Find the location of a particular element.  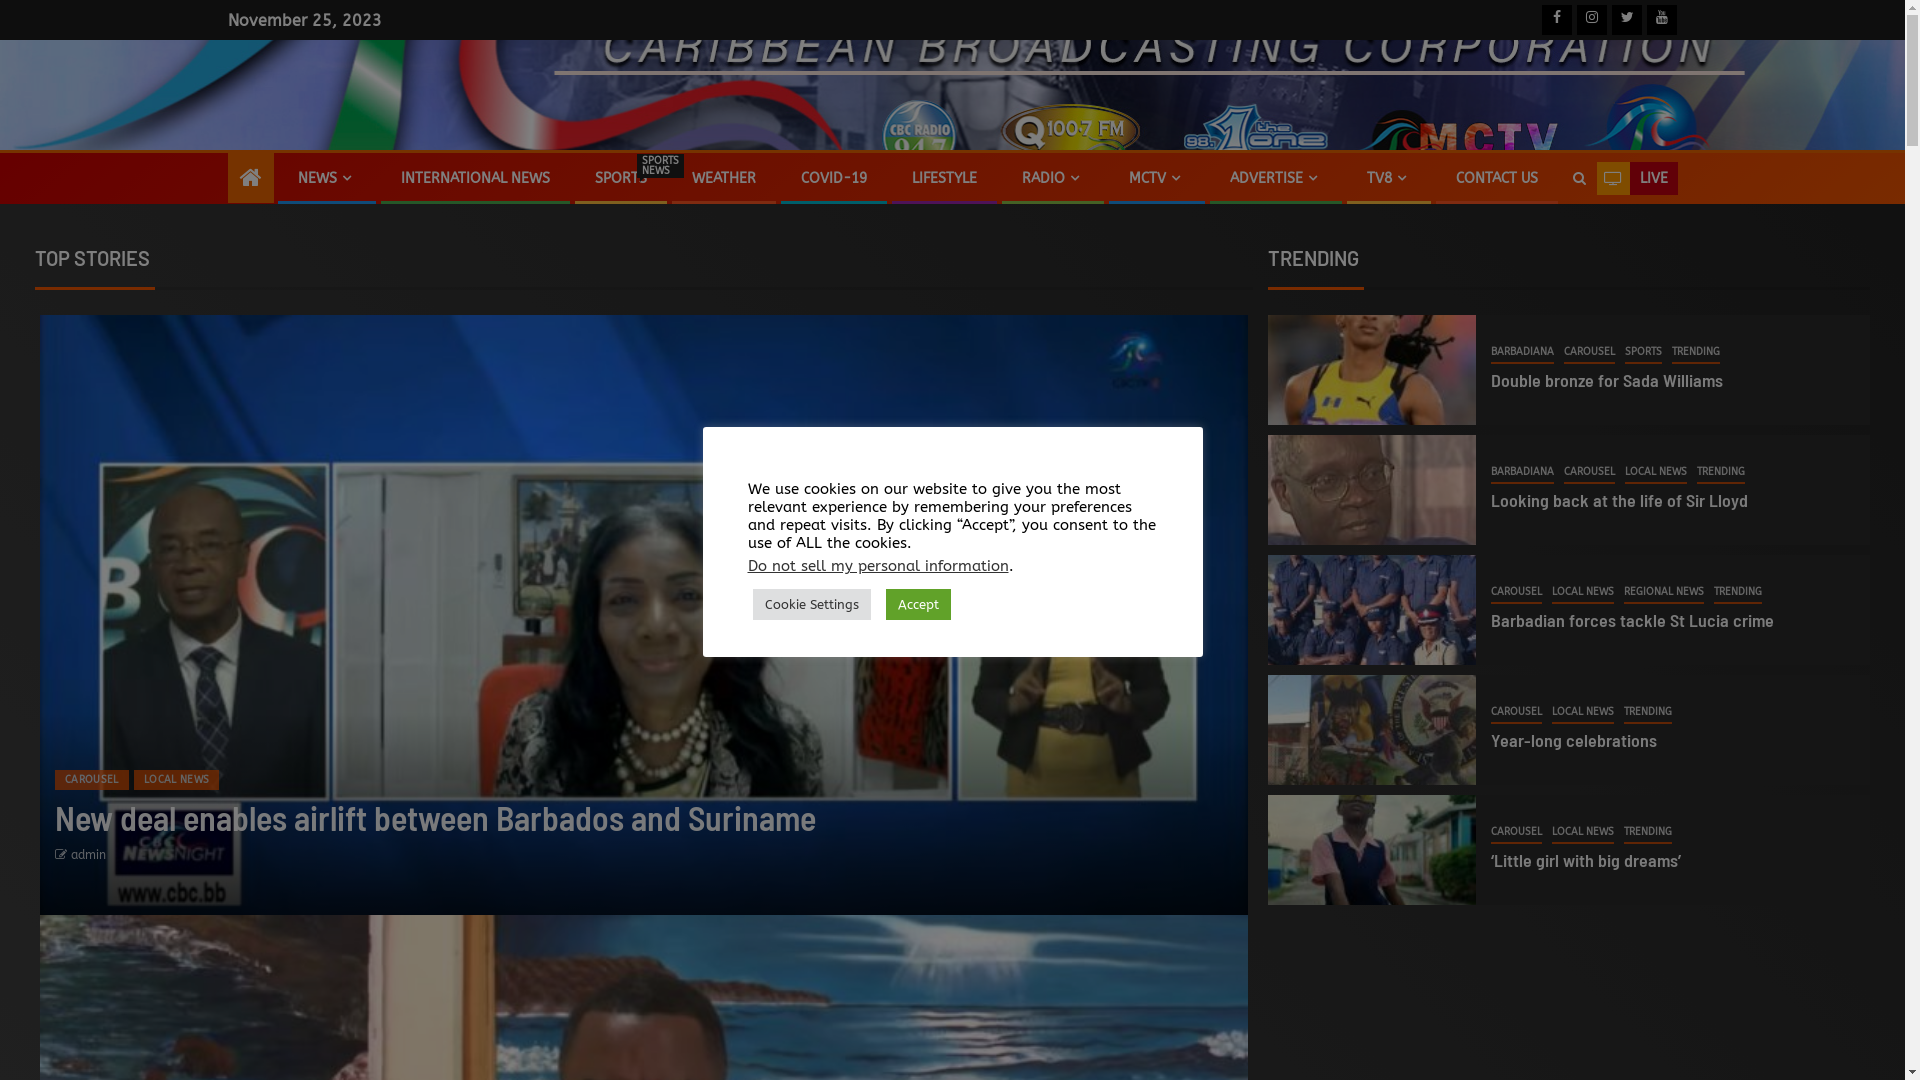

'MCTV' is located at coordinates (1156, 177).